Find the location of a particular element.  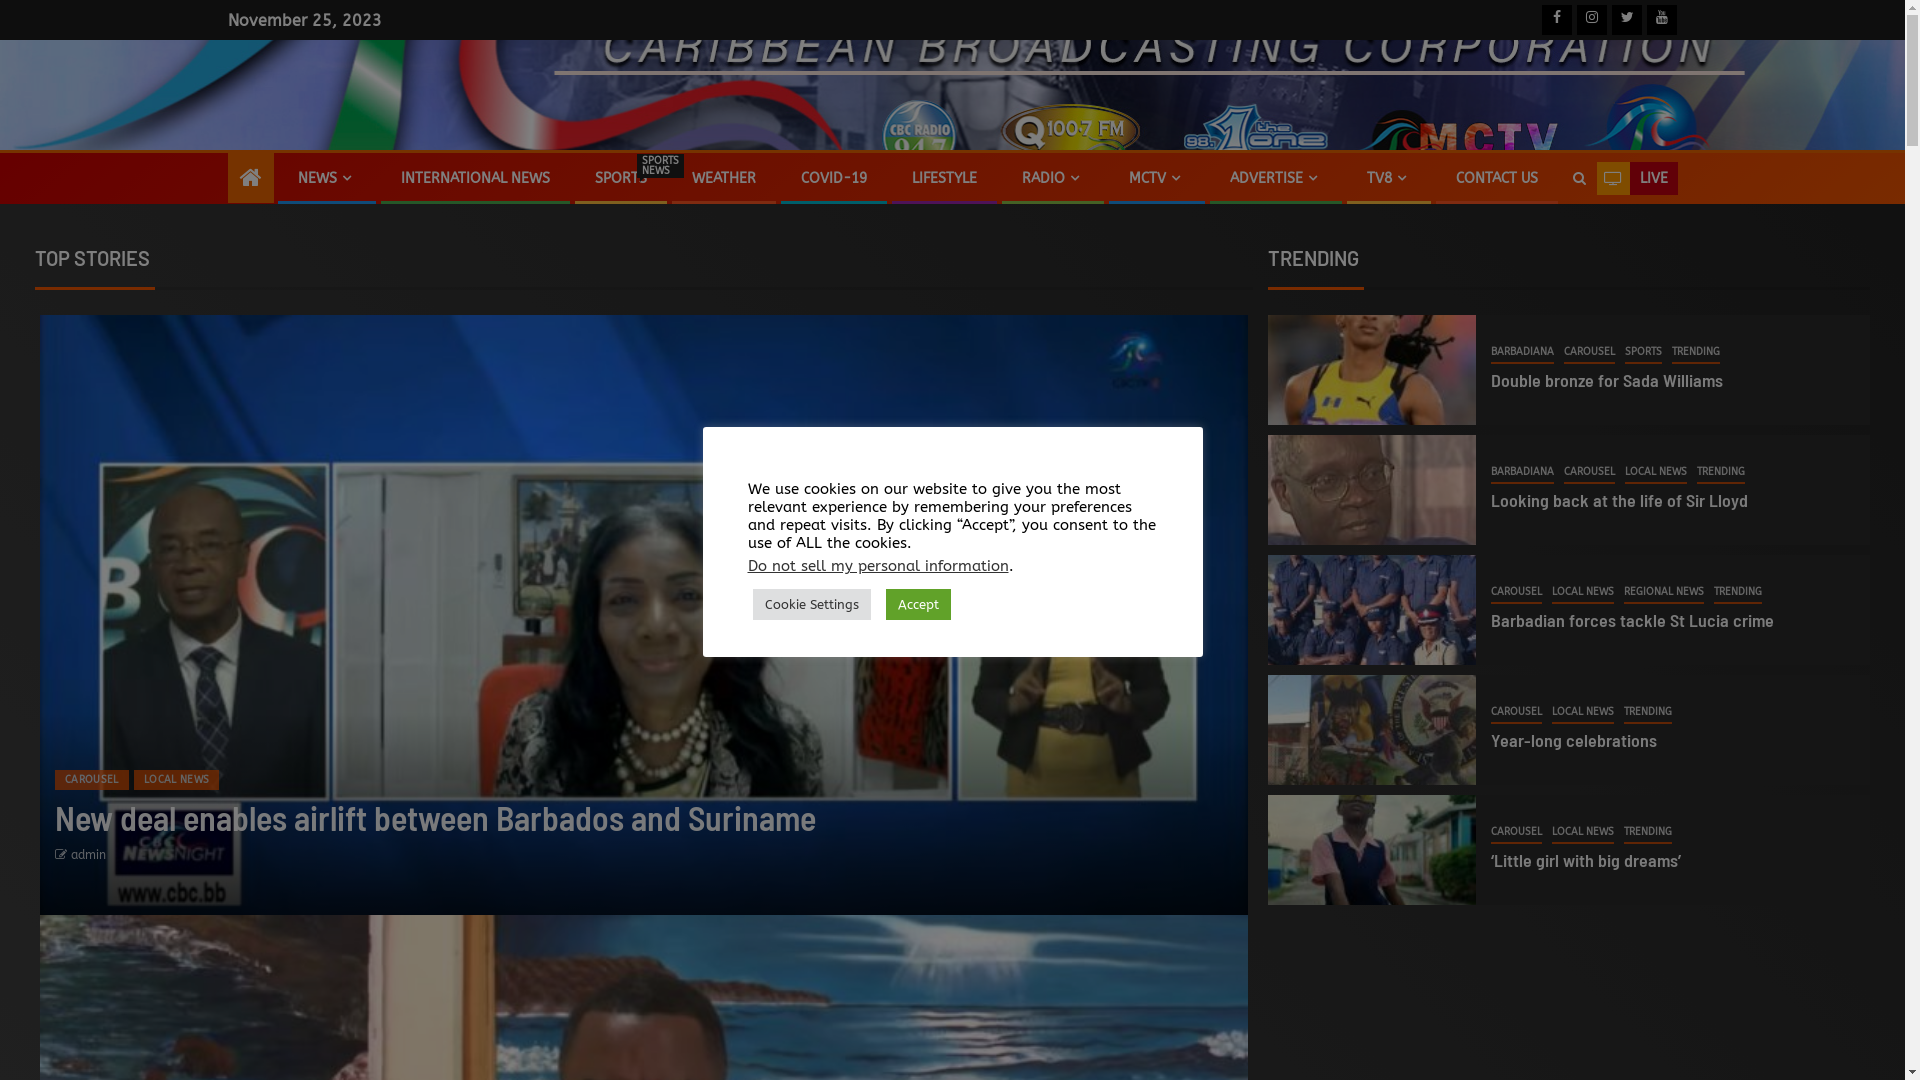

'MCTV' is located at coordinates (1156, 177).